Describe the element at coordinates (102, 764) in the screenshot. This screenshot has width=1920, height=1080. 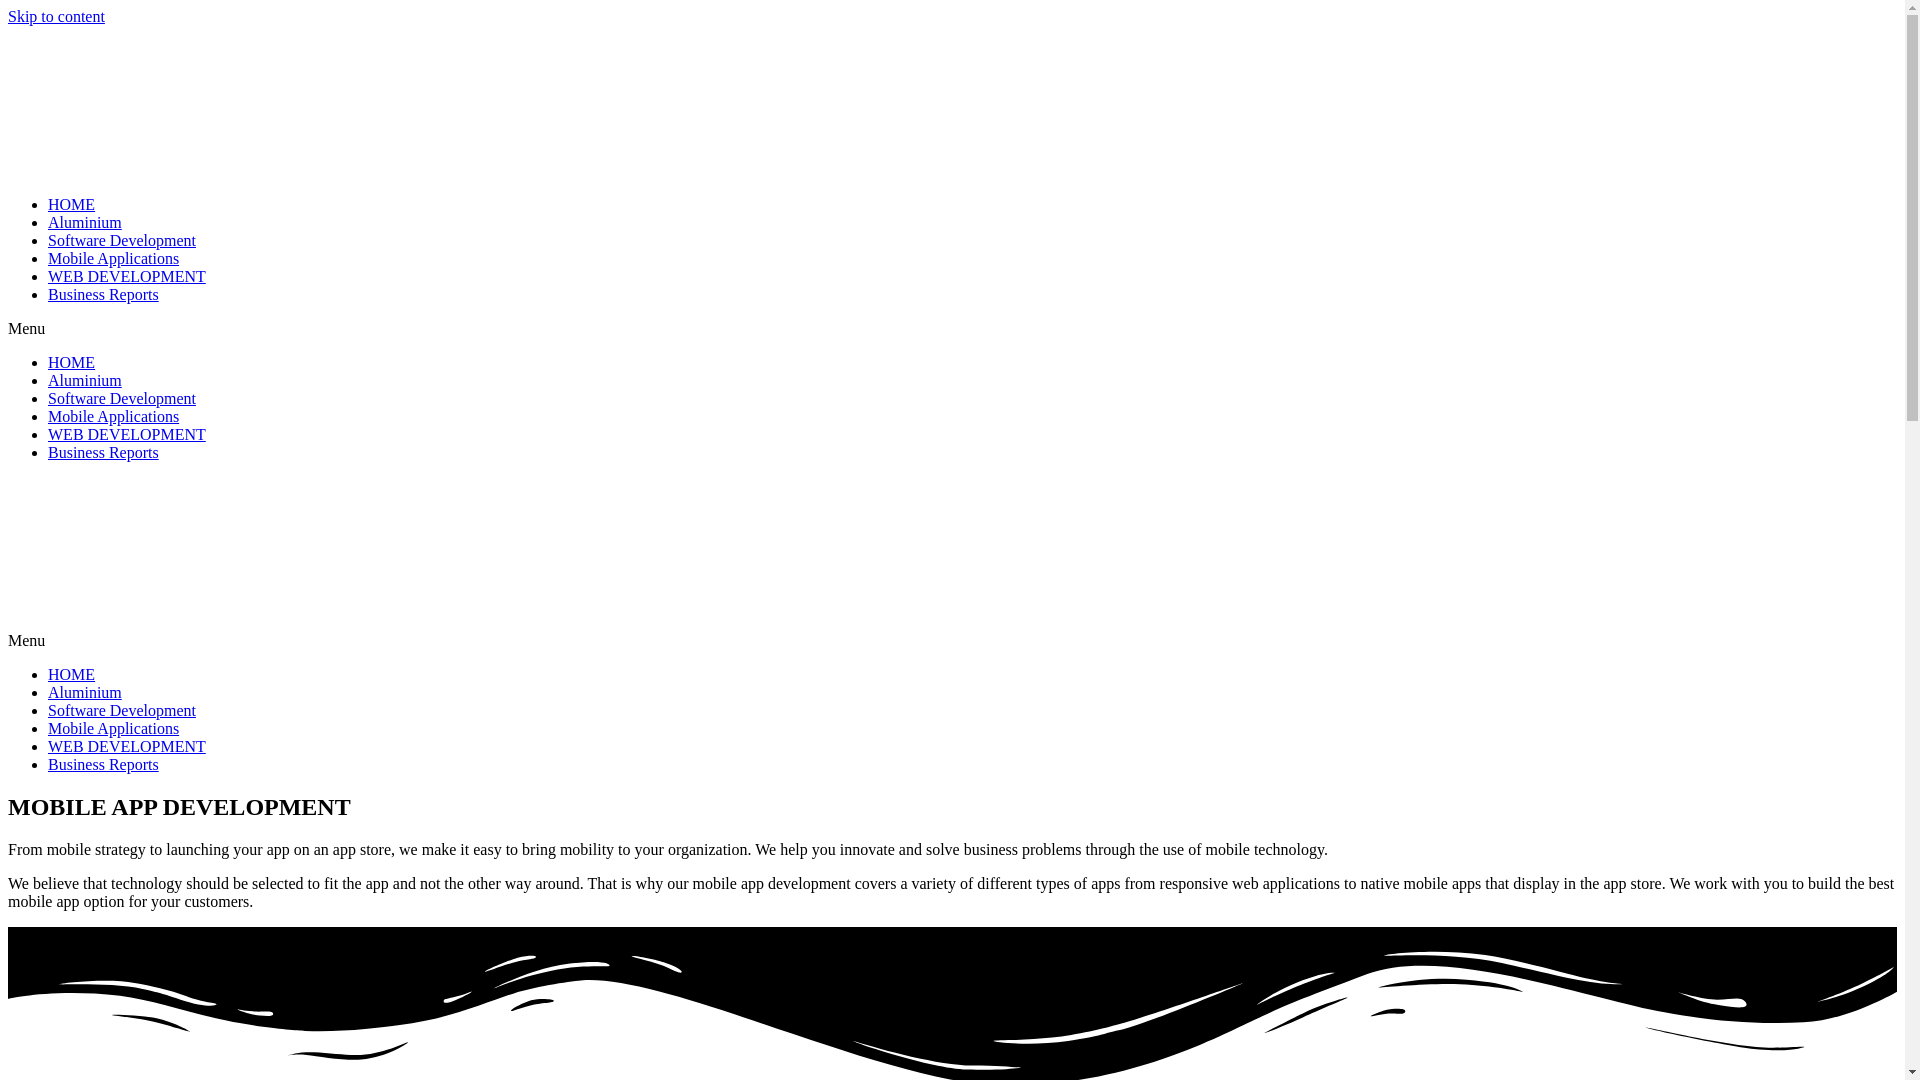
I see `'Business Reports'` at that location.